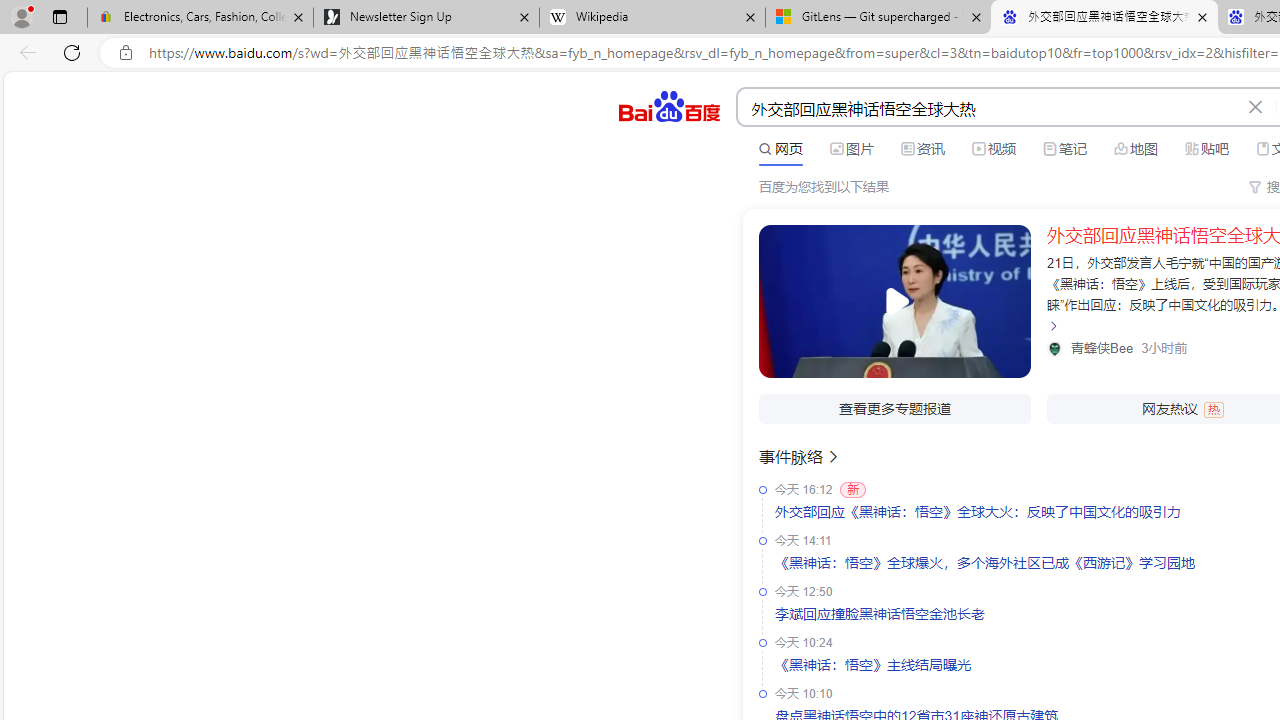 The image size is (1280, 720). Describe the element at coordinates (989, 108) in the screenshot. I see `'AutomationID: kw'` at that location.